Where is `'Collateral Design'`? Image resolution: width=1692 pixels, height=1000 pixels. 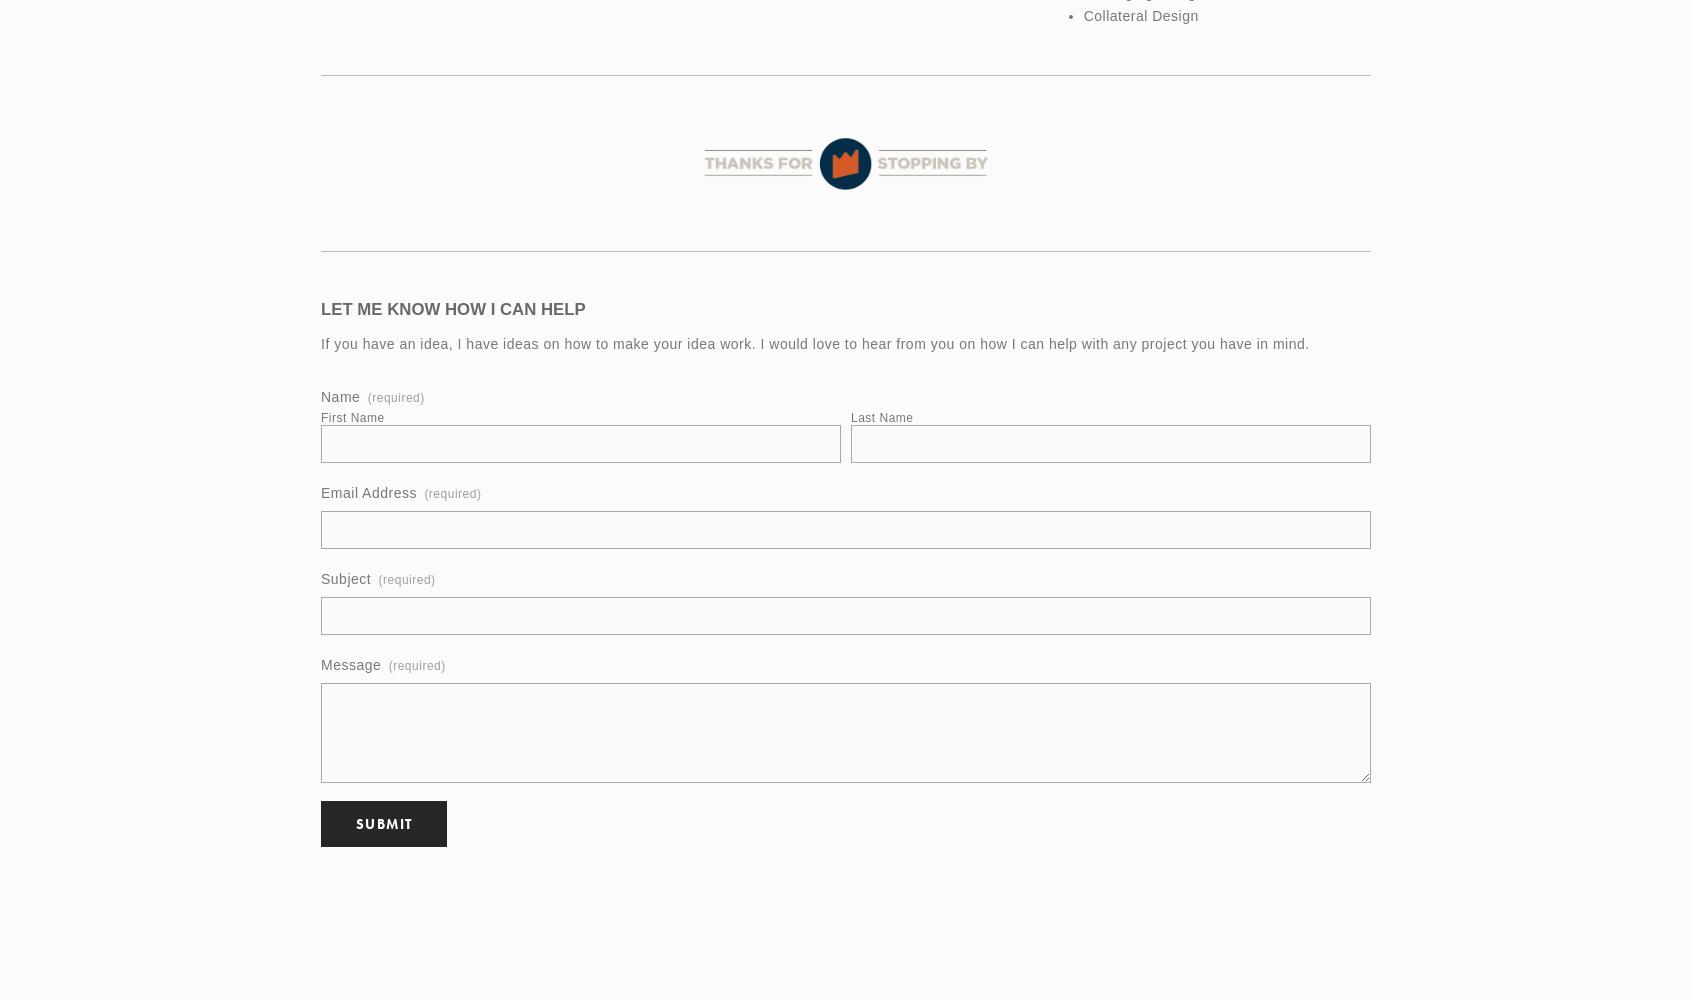 'Collateral Design' is located at coordinates (1139, 15).